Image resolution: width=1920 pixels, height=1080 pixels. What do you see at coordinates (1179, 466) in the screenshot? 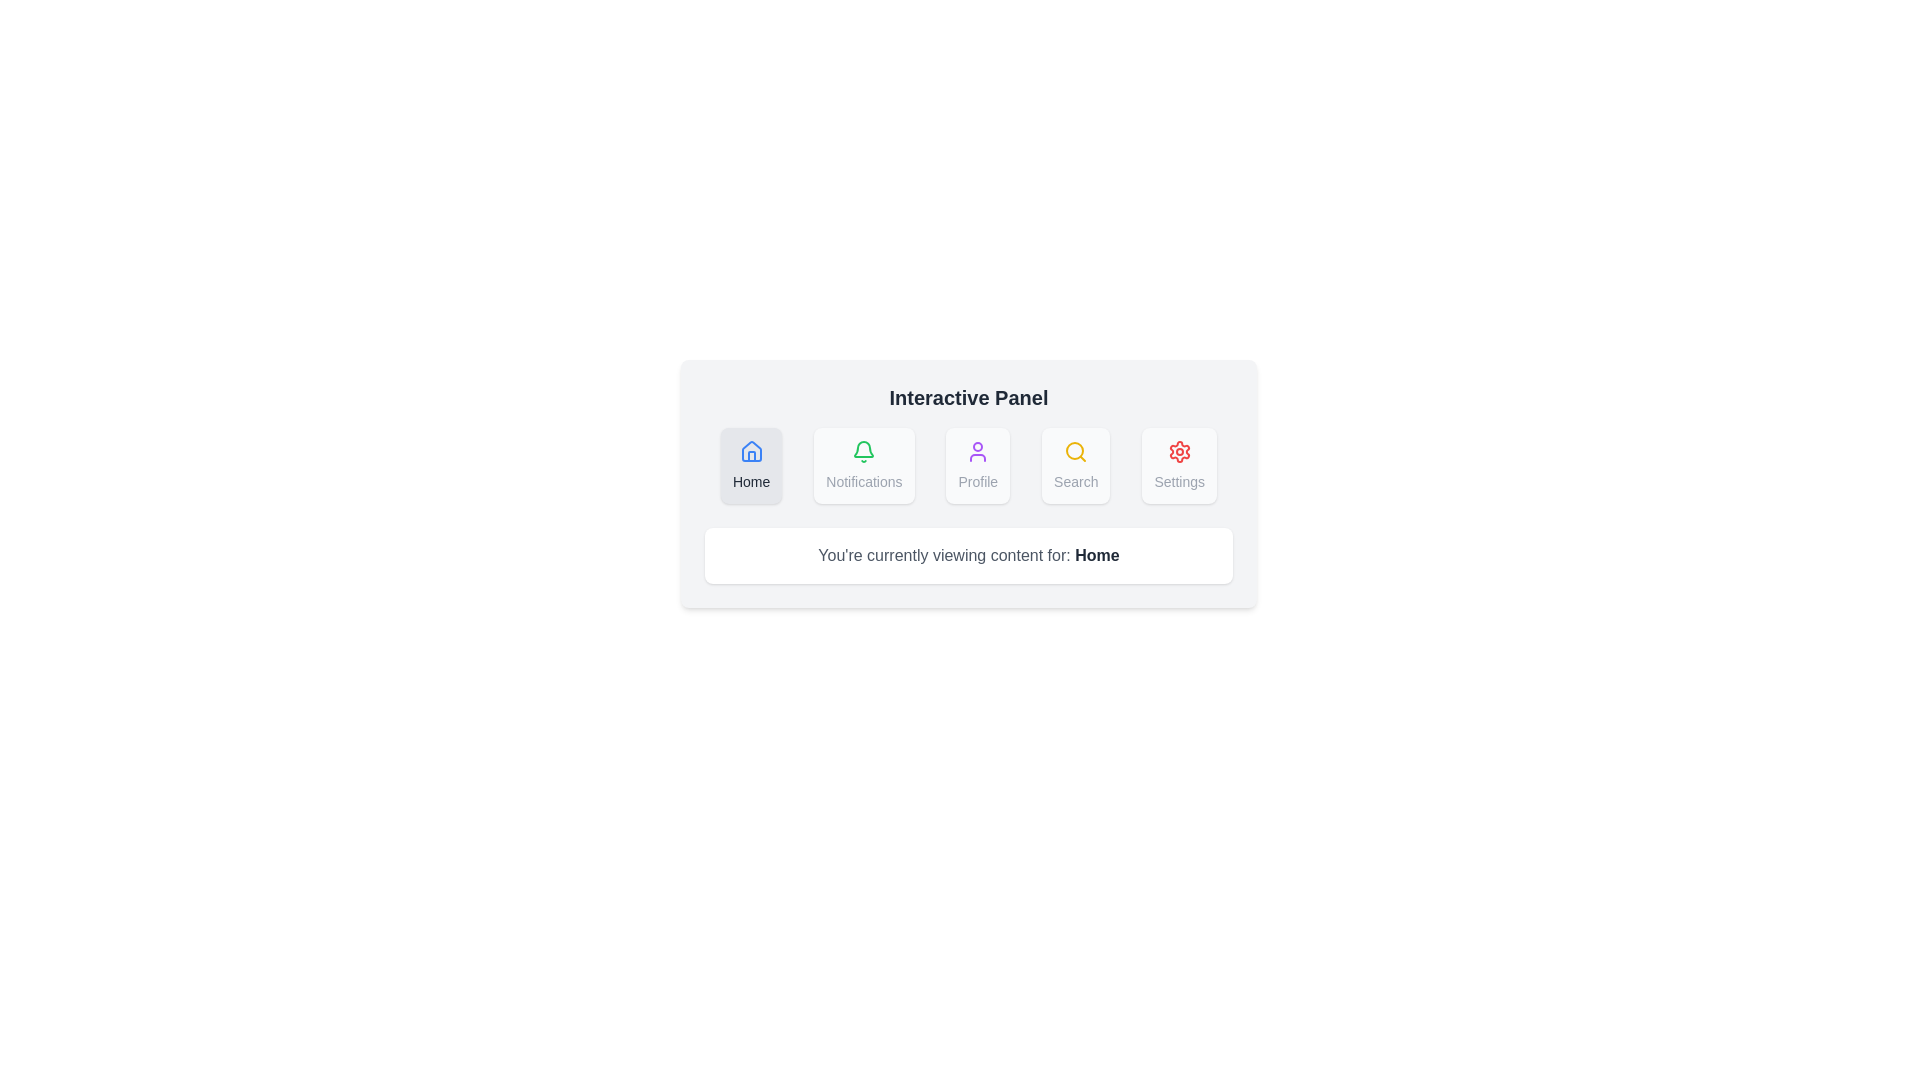
I see `the 'Settings' button, which is a rectangular button with rounded corners, featuring a red gear icon and a gray label, located at the rightmost side of a horizontally-aligned group of buttons` at bounding box center [1179, 466].